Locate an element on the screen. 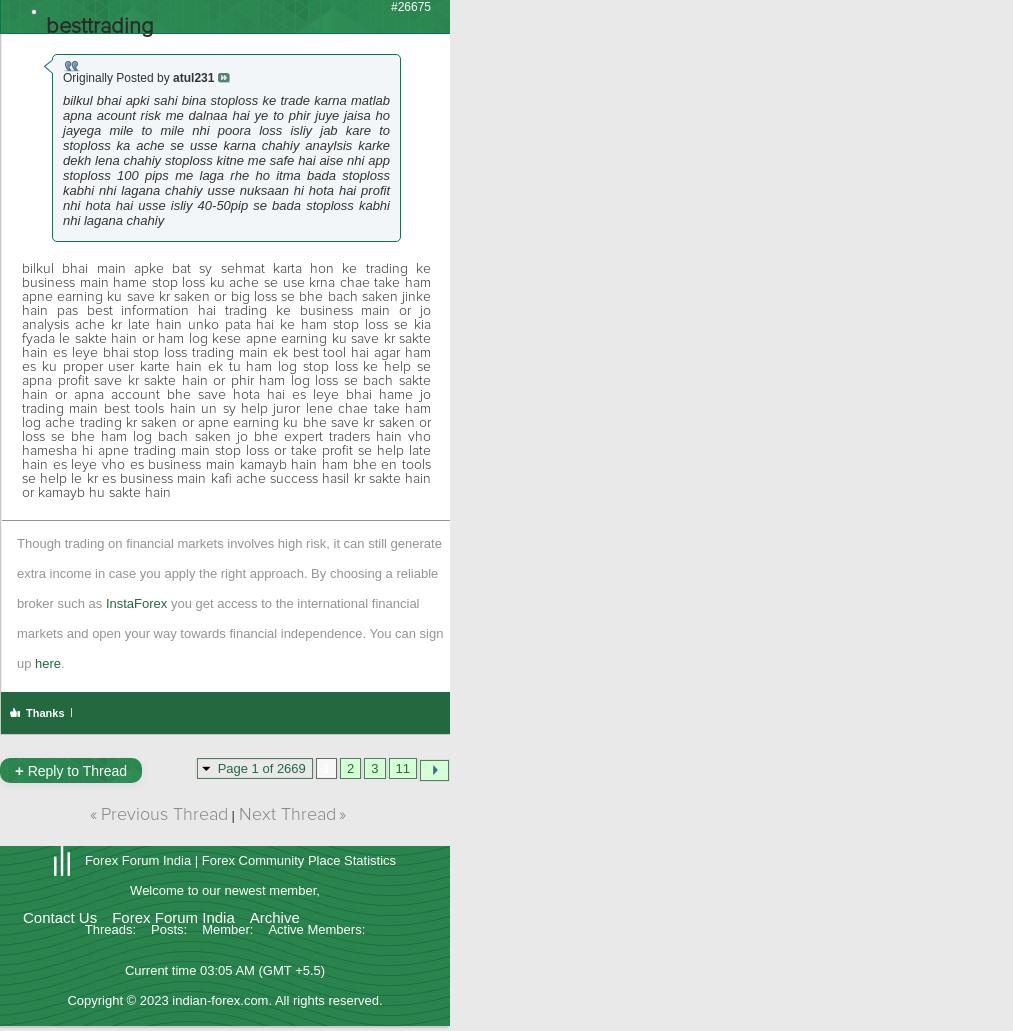 The image size is (1013, 1031). '11' is located at coordinates (402, 767).